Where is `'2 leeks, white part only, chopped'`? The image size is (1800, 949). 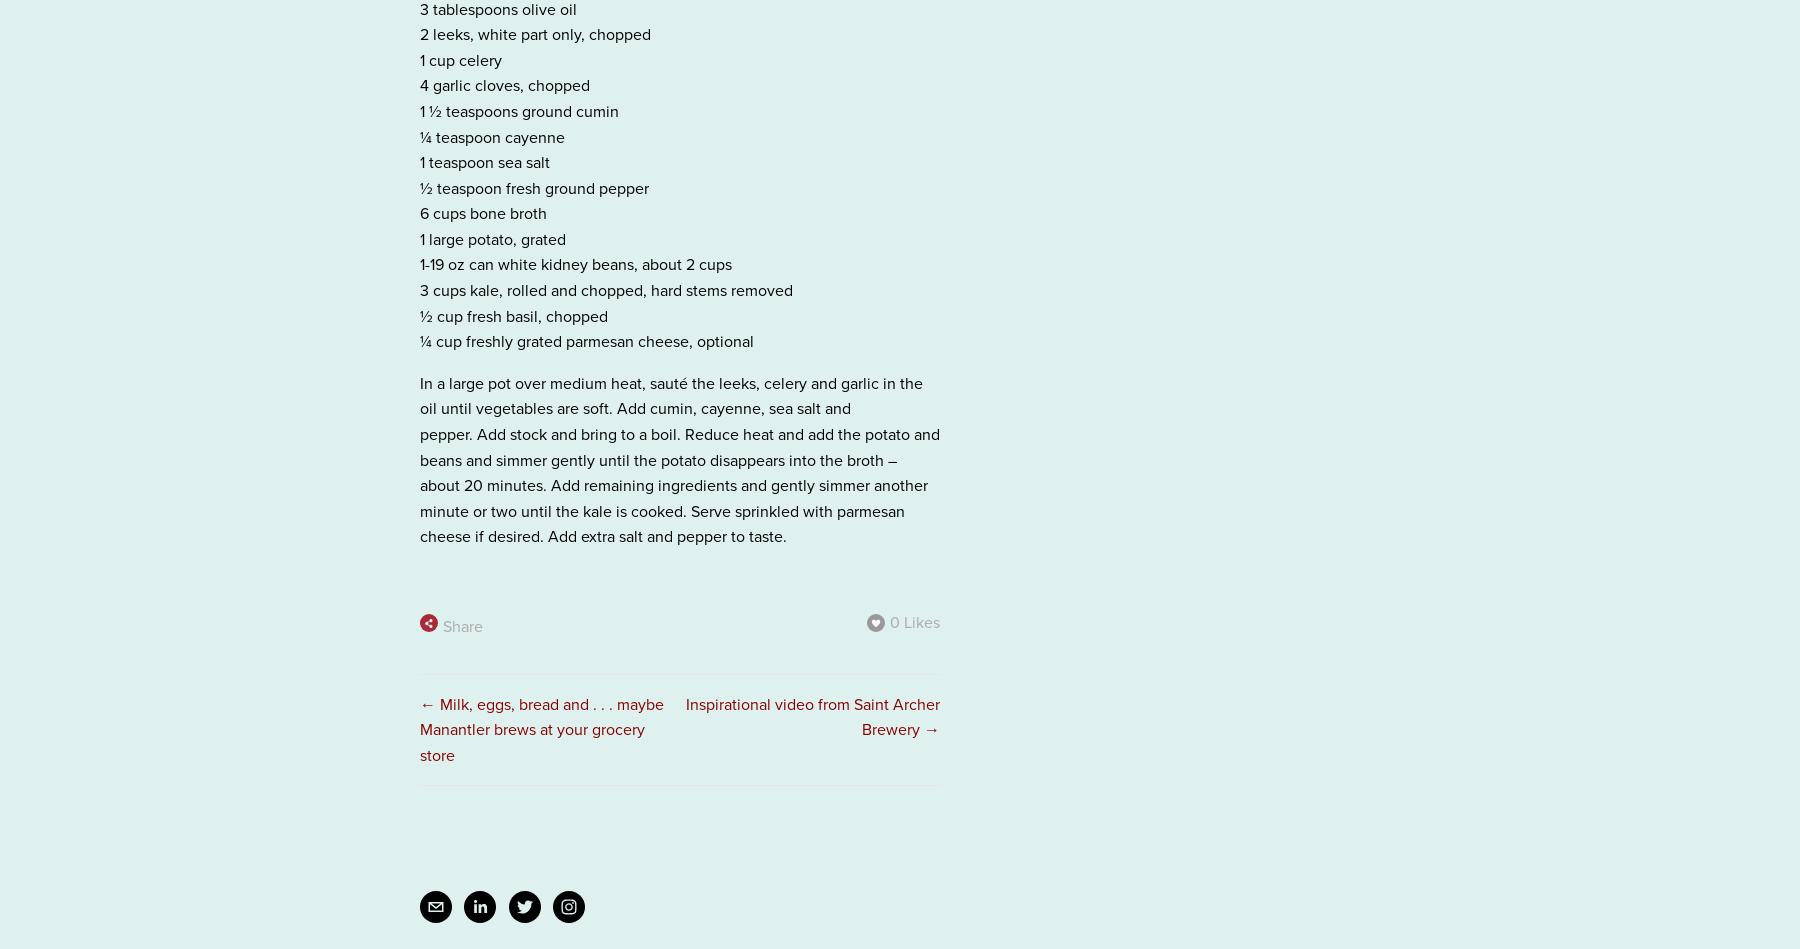
'2 leeks, white part only, chopped' is located at coordinates (534, 34).